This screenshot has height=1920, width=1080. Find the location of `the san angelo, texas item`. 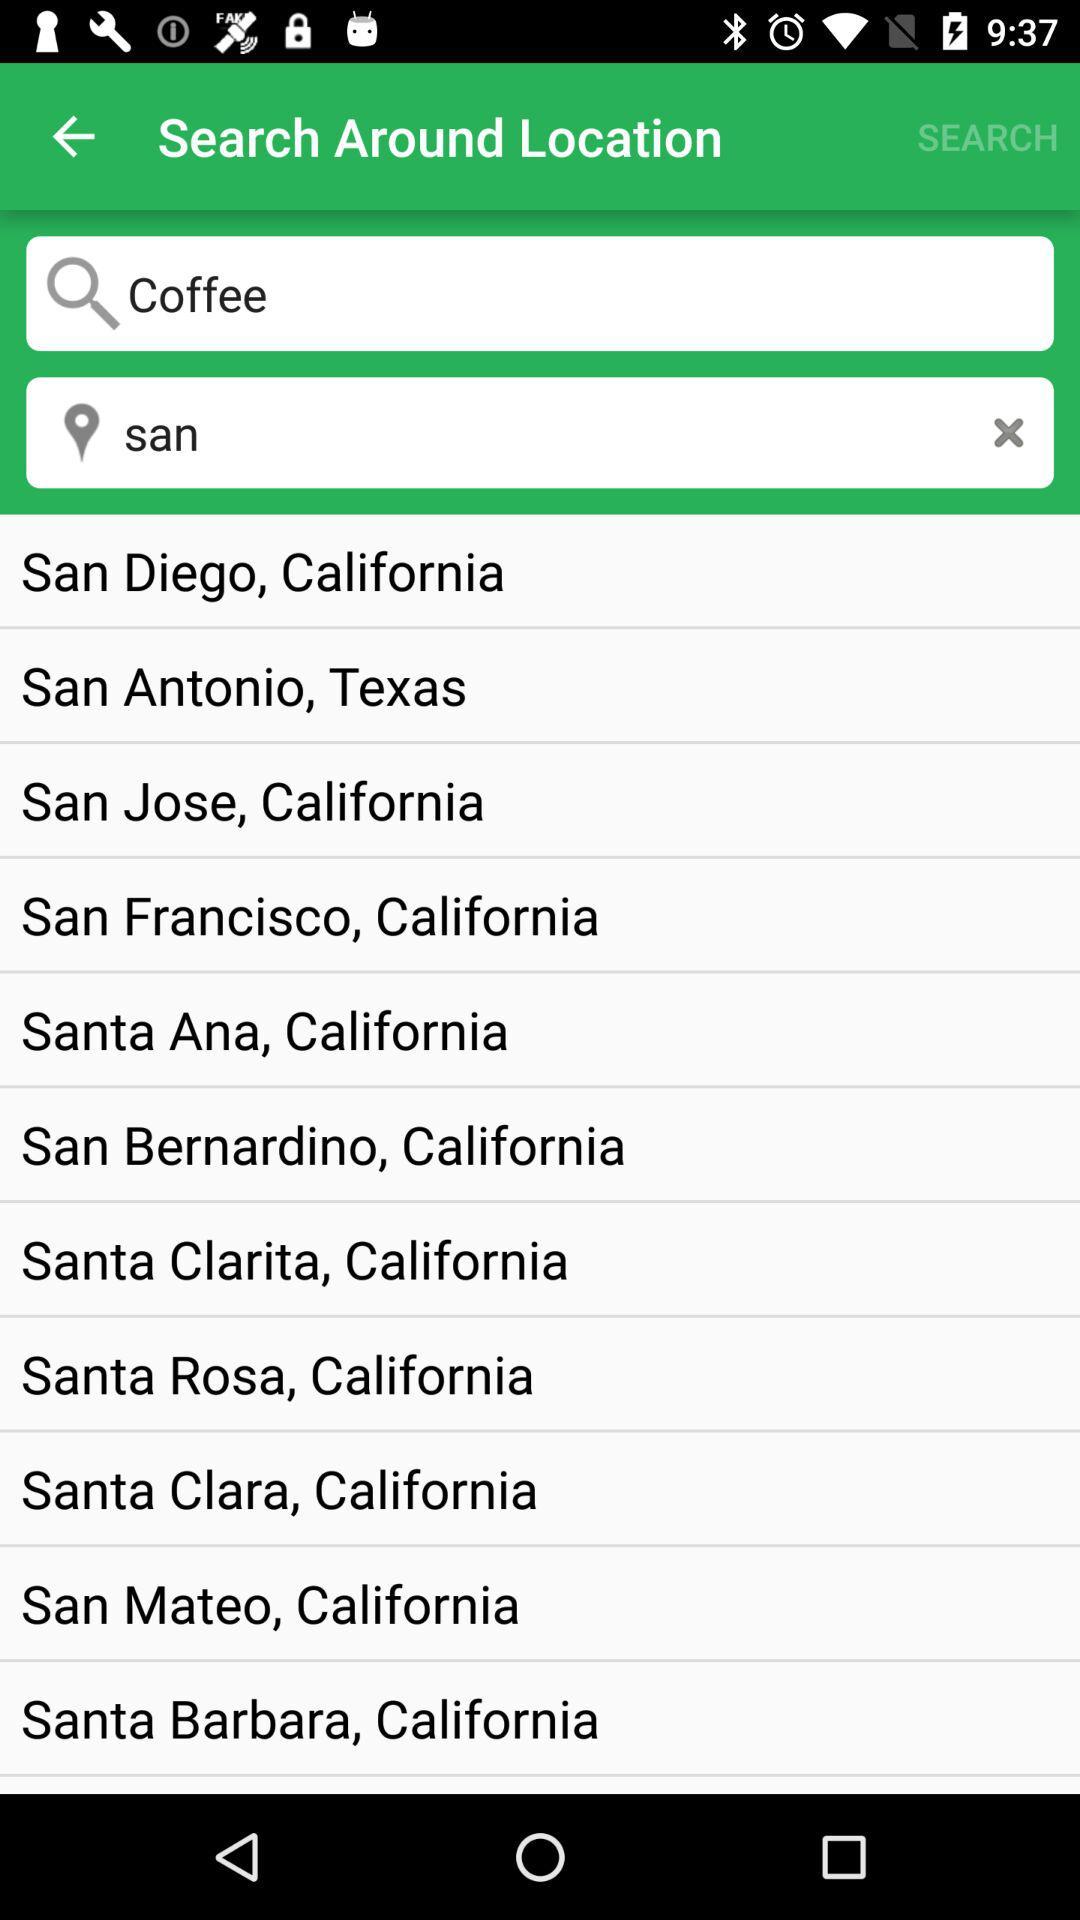

the san angelo, texas item is located at coordinates (233, 1785).